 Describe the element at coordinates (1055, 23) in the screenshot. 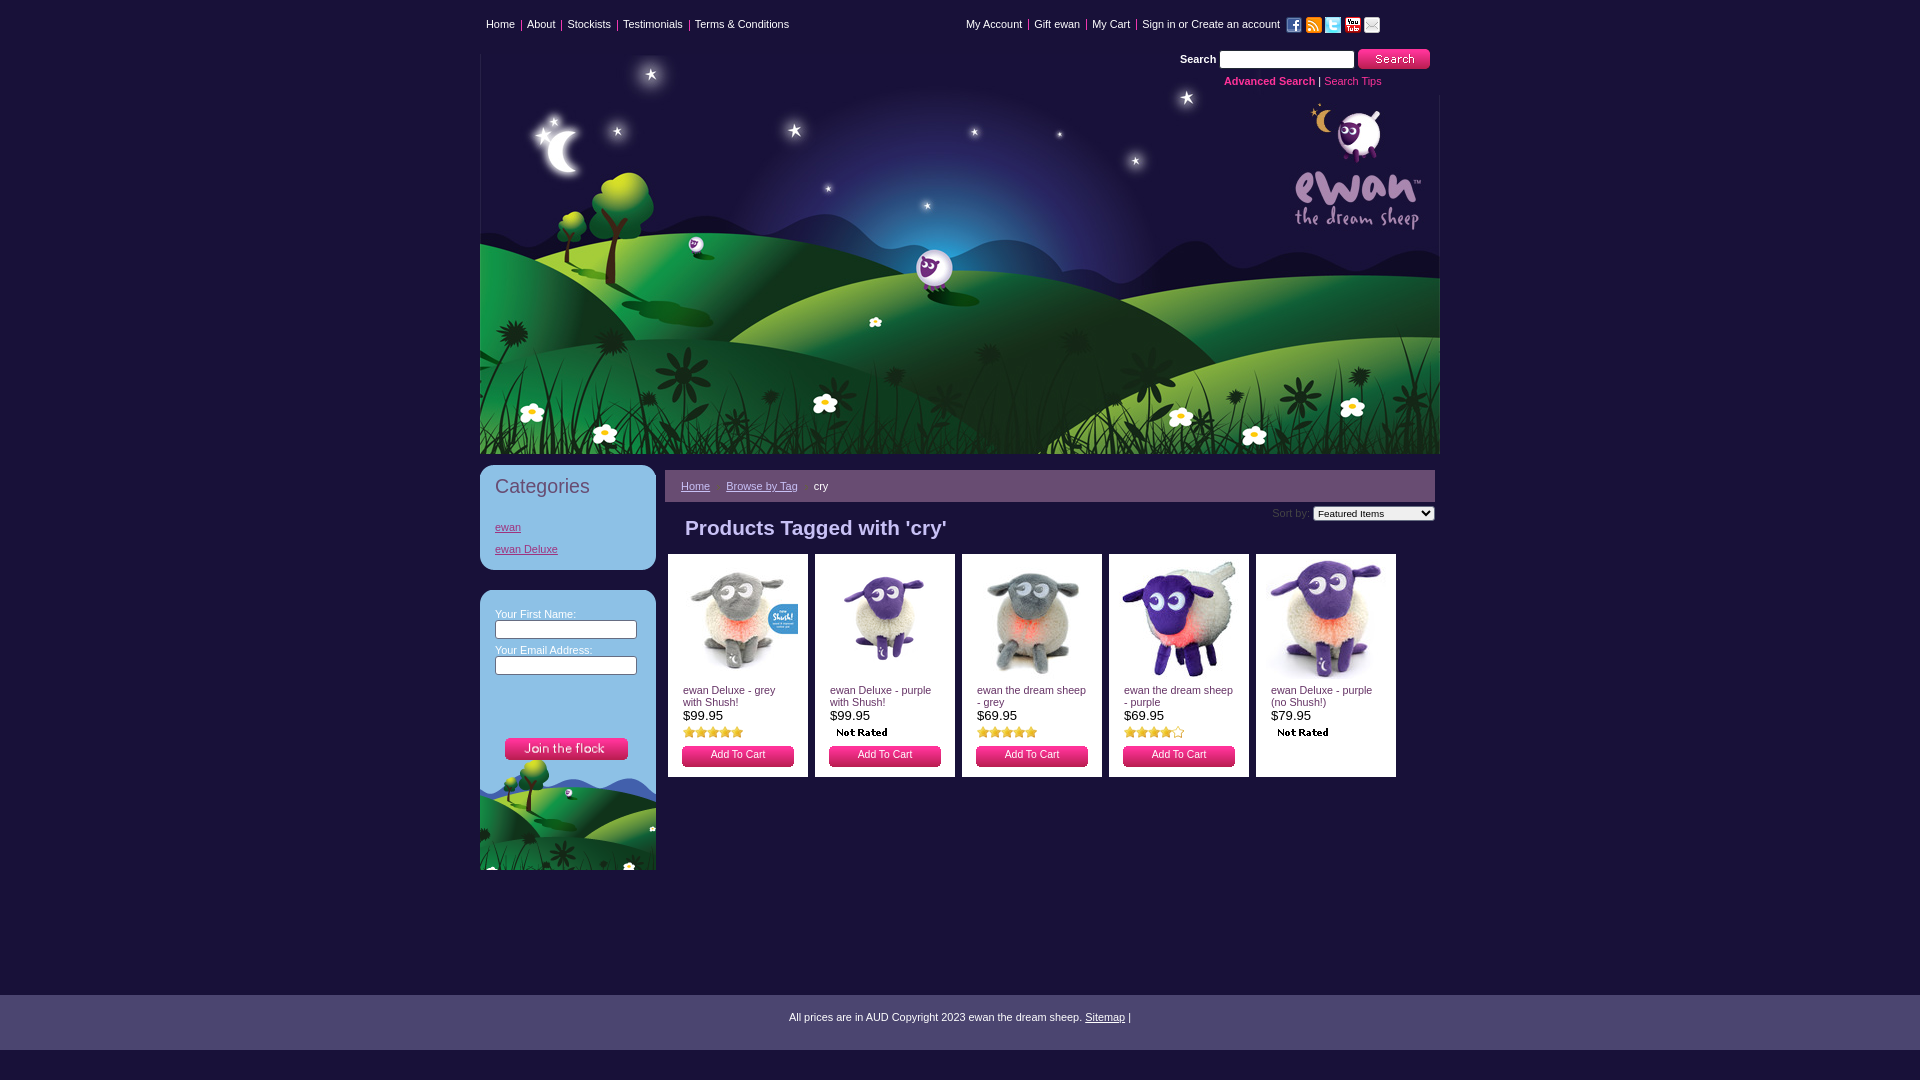

I see `'Gift ewan'` at that location.